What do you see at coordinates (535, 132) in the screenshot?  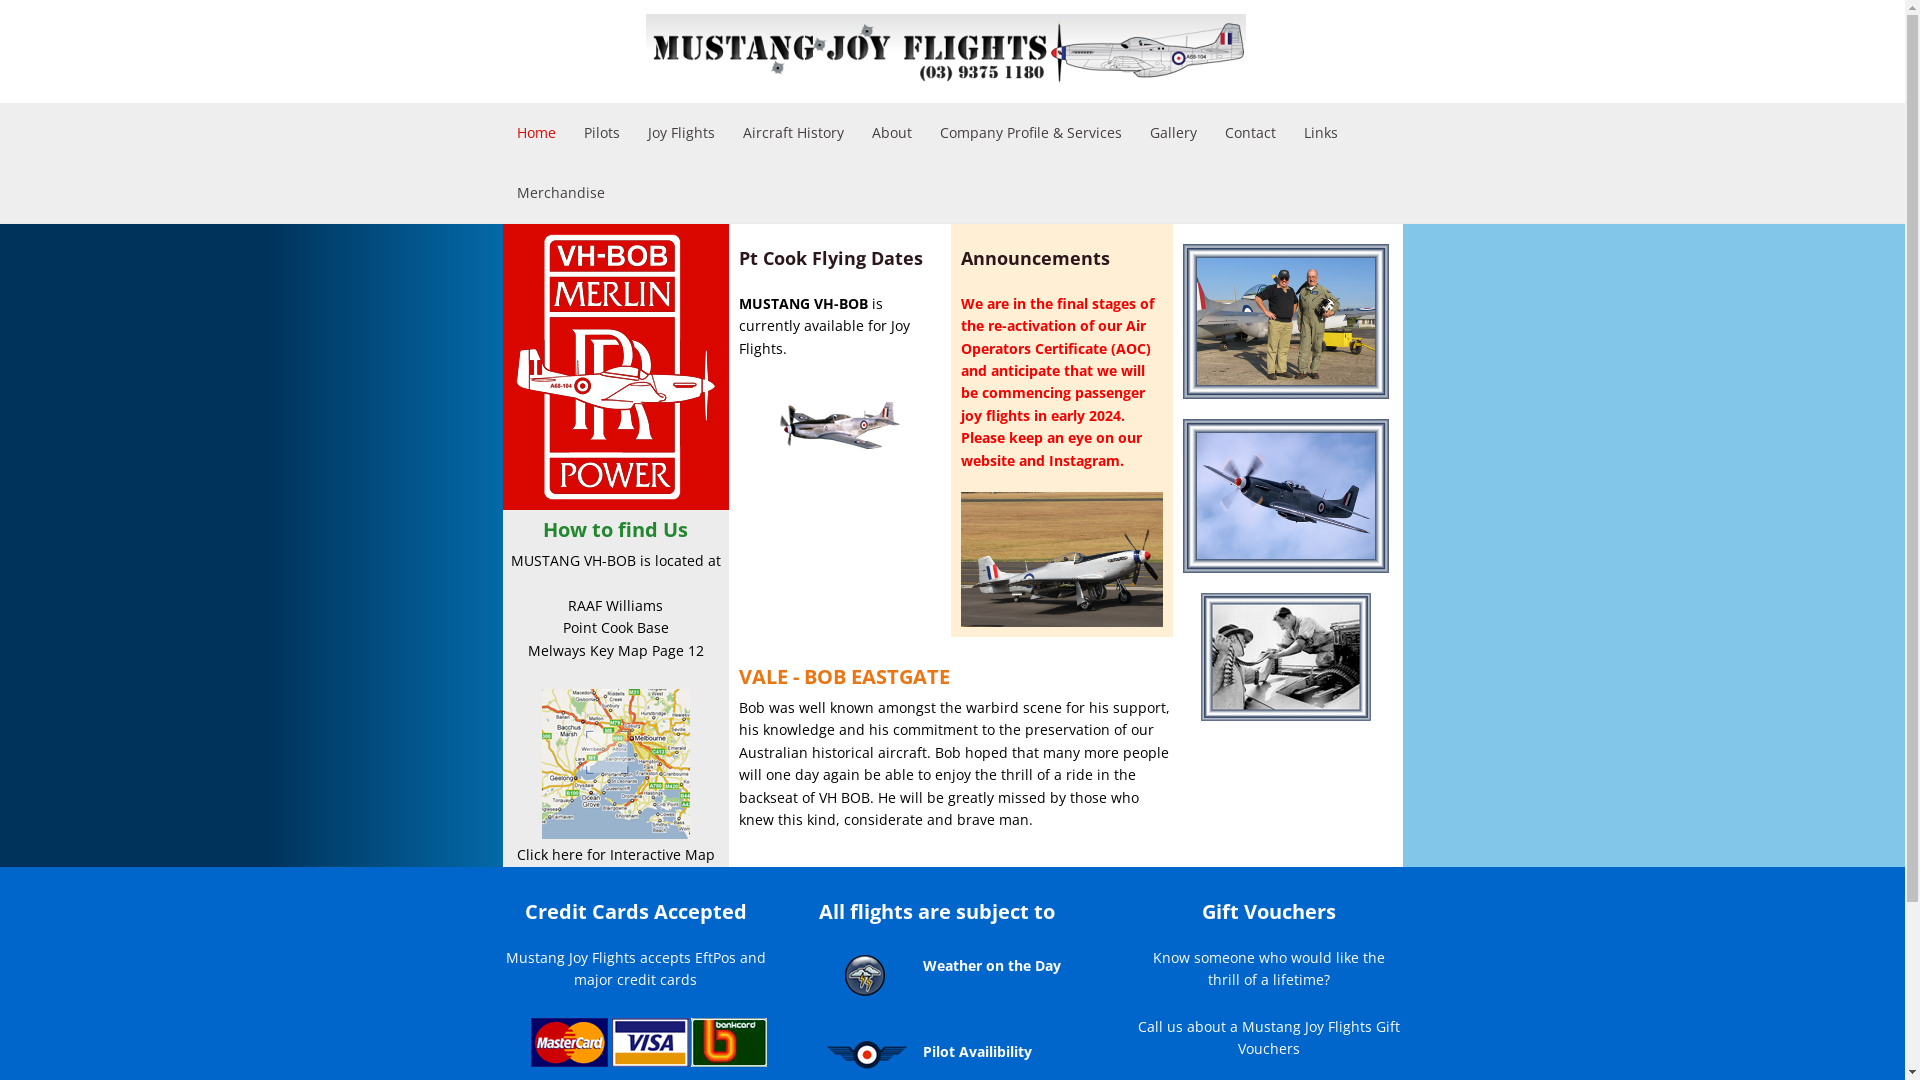 I see `'Home'` at bounding box center [535, 132].